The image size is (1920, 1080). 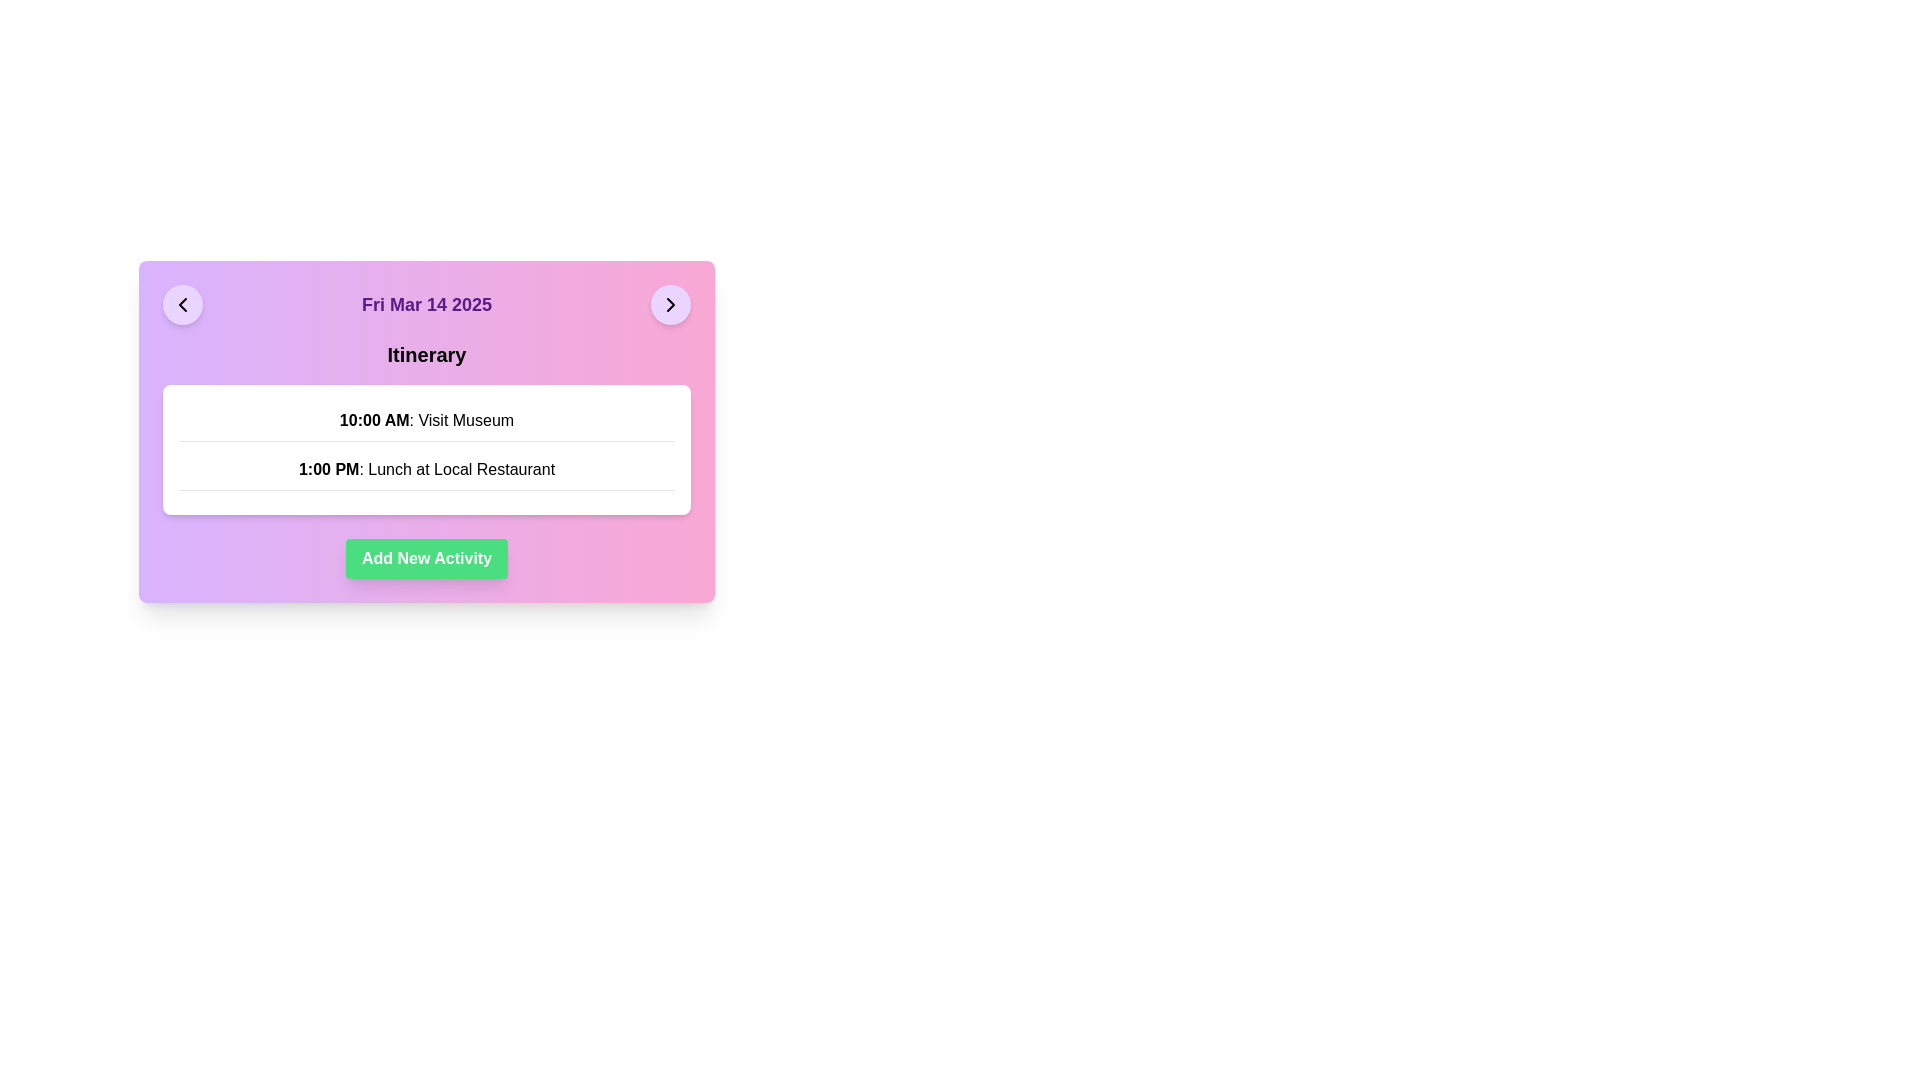 What do you see at coordinates (671, 304) in the screenshot?
I see `the navigation chevron button located in the upper-right corner of the itinerary card` at bounding box center [671, 304].